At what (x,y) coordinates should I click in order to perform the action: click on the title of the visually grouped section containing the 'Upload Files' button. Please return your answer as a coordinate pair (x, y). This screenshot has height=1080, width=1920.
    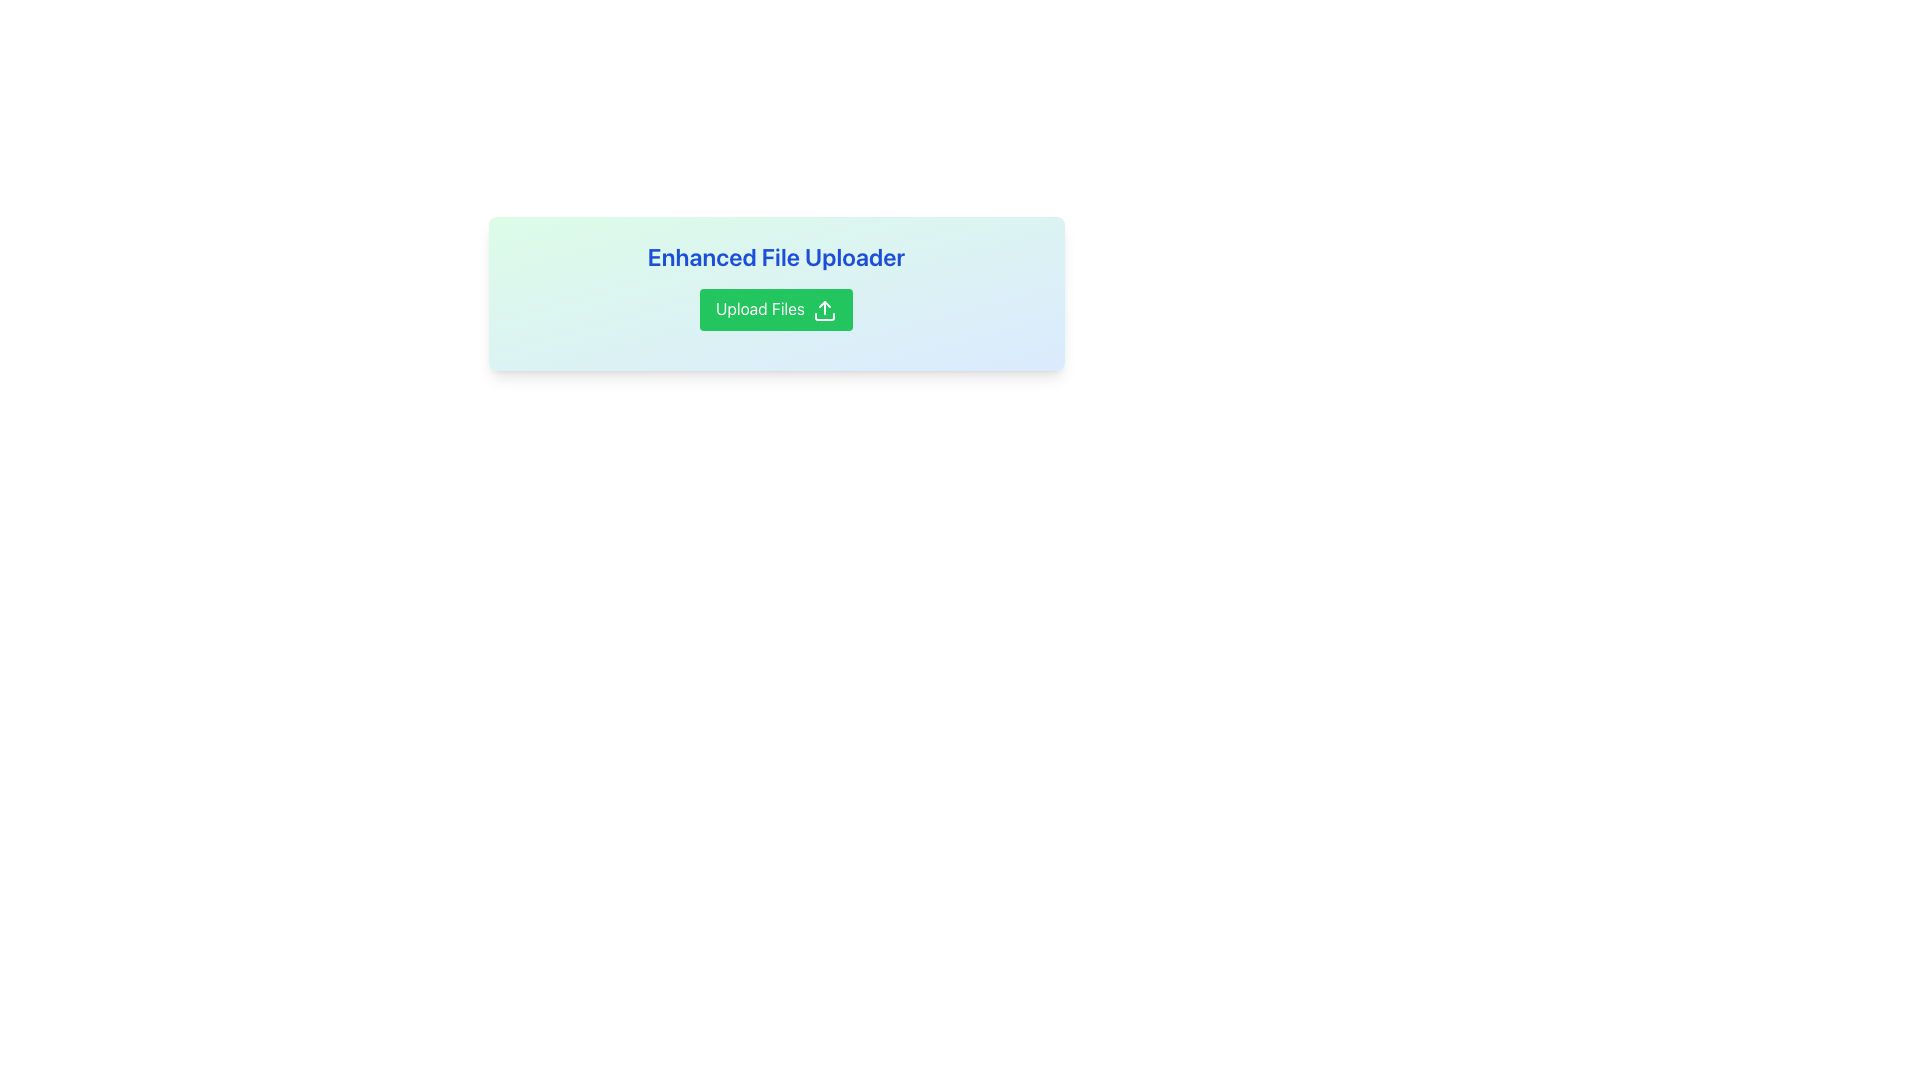
    Looking at the image, I should click on (775, 285).